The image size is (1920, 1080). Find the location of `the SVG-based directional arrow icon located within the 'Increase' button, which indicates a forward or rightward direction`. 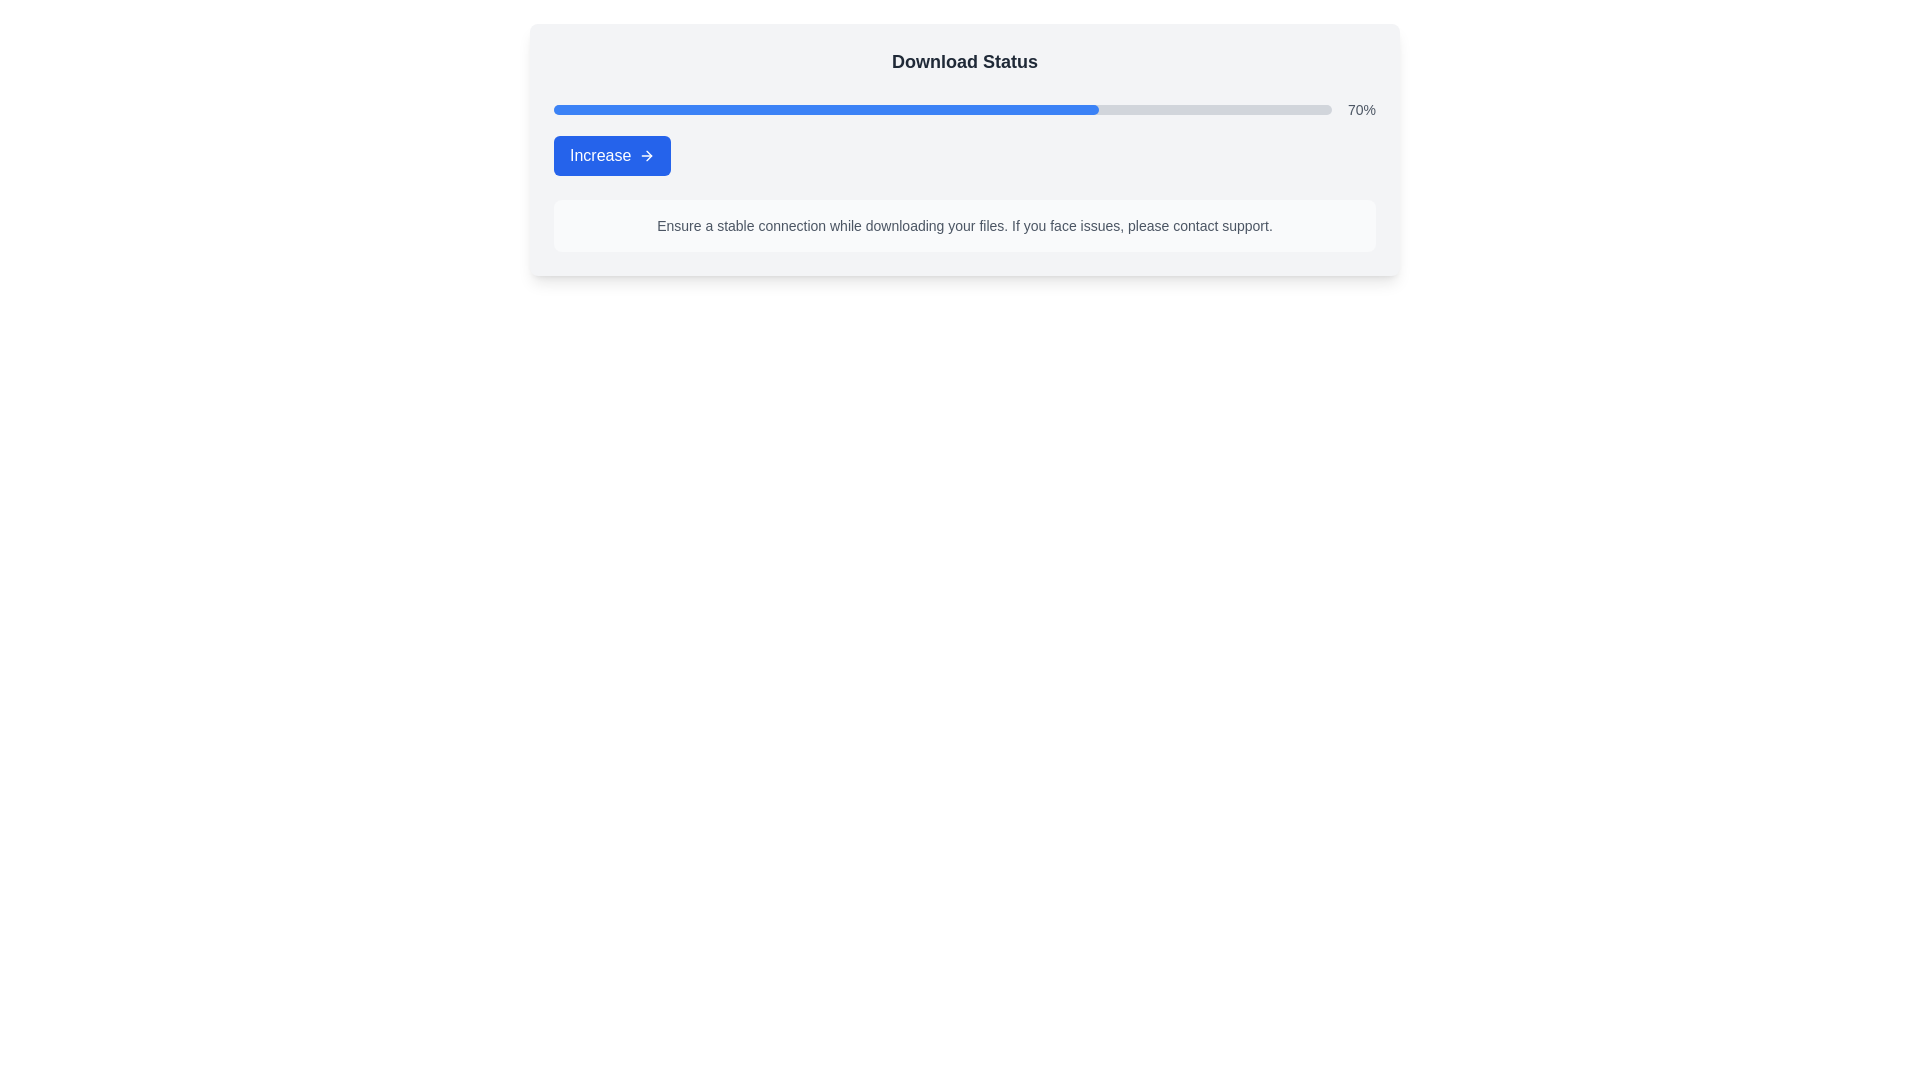

the SVG-based directional arrow icon located within the 'Increase' button, which indicates a forward or rightward direction is located at coordinates (647, 154).